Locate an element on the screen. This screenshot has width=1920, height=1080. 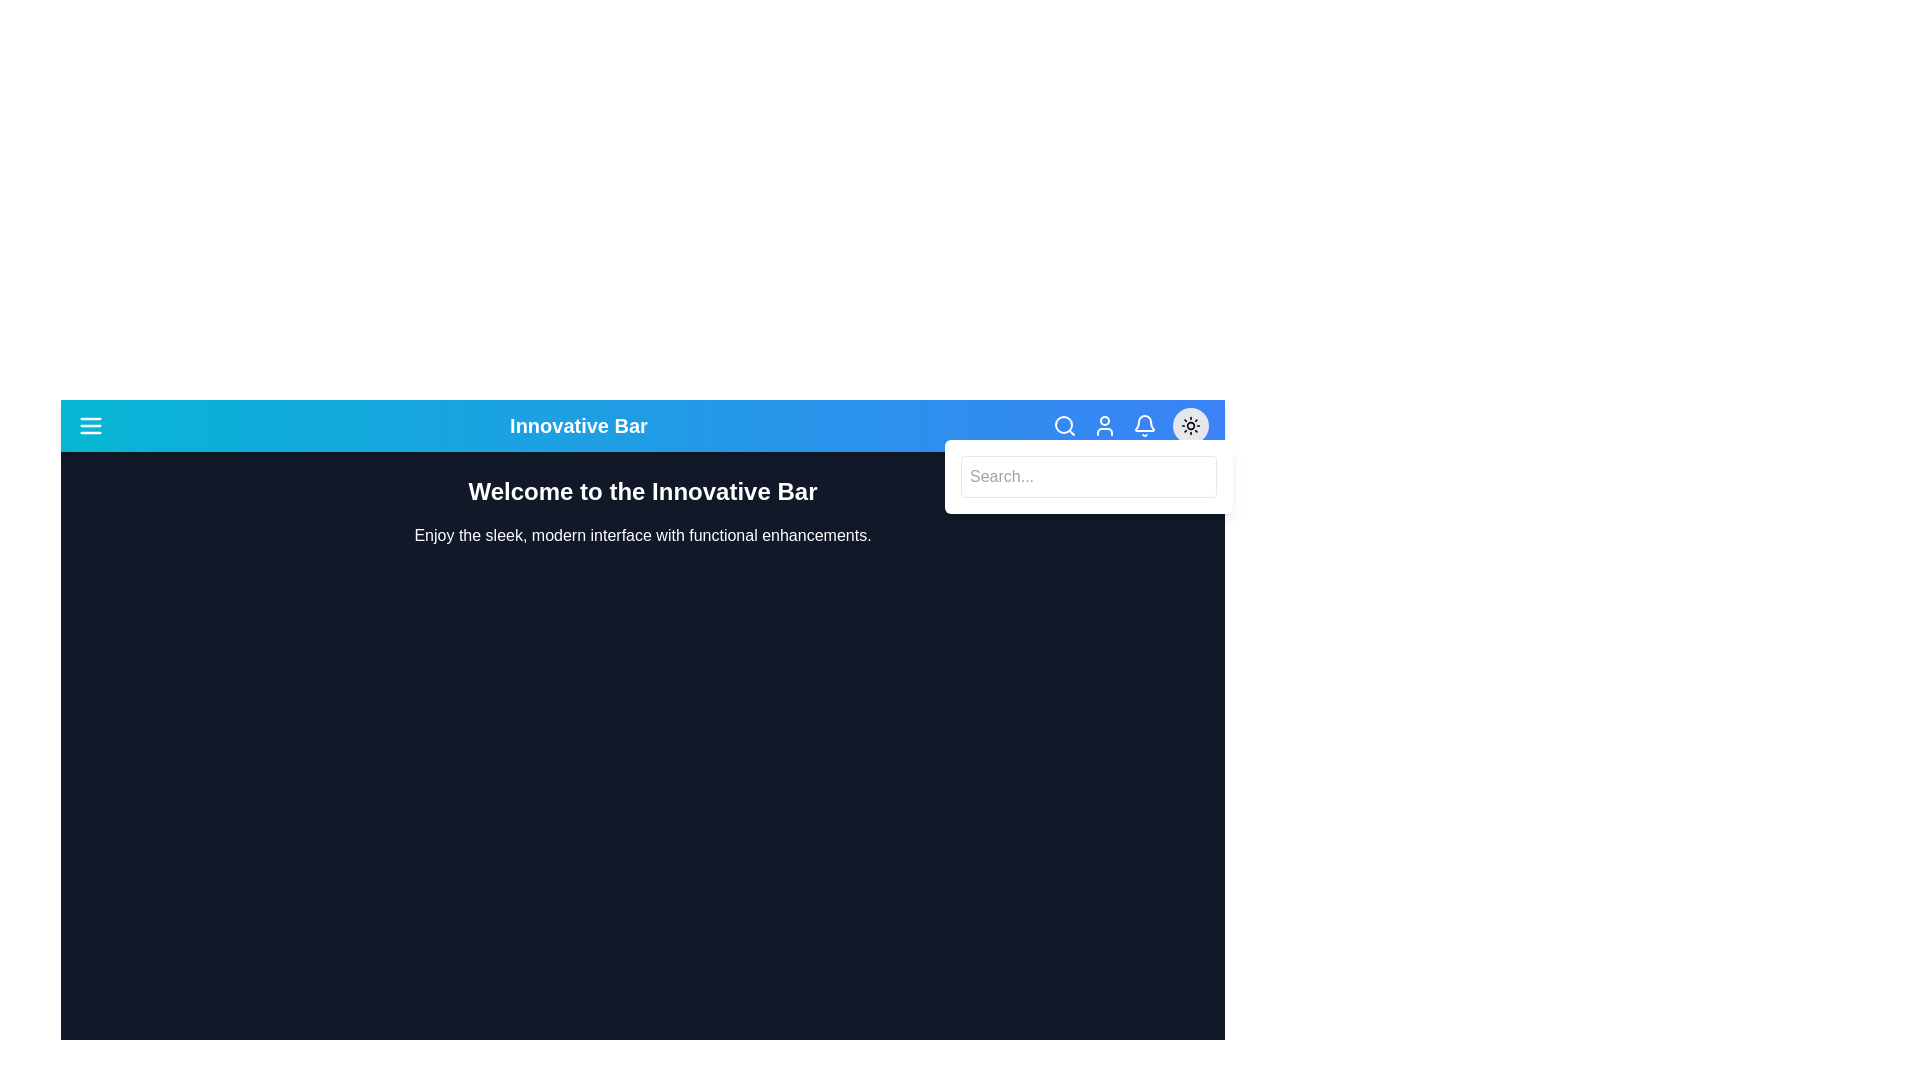
the menu icon to toggle the menu is located at coordinates (90, 424).